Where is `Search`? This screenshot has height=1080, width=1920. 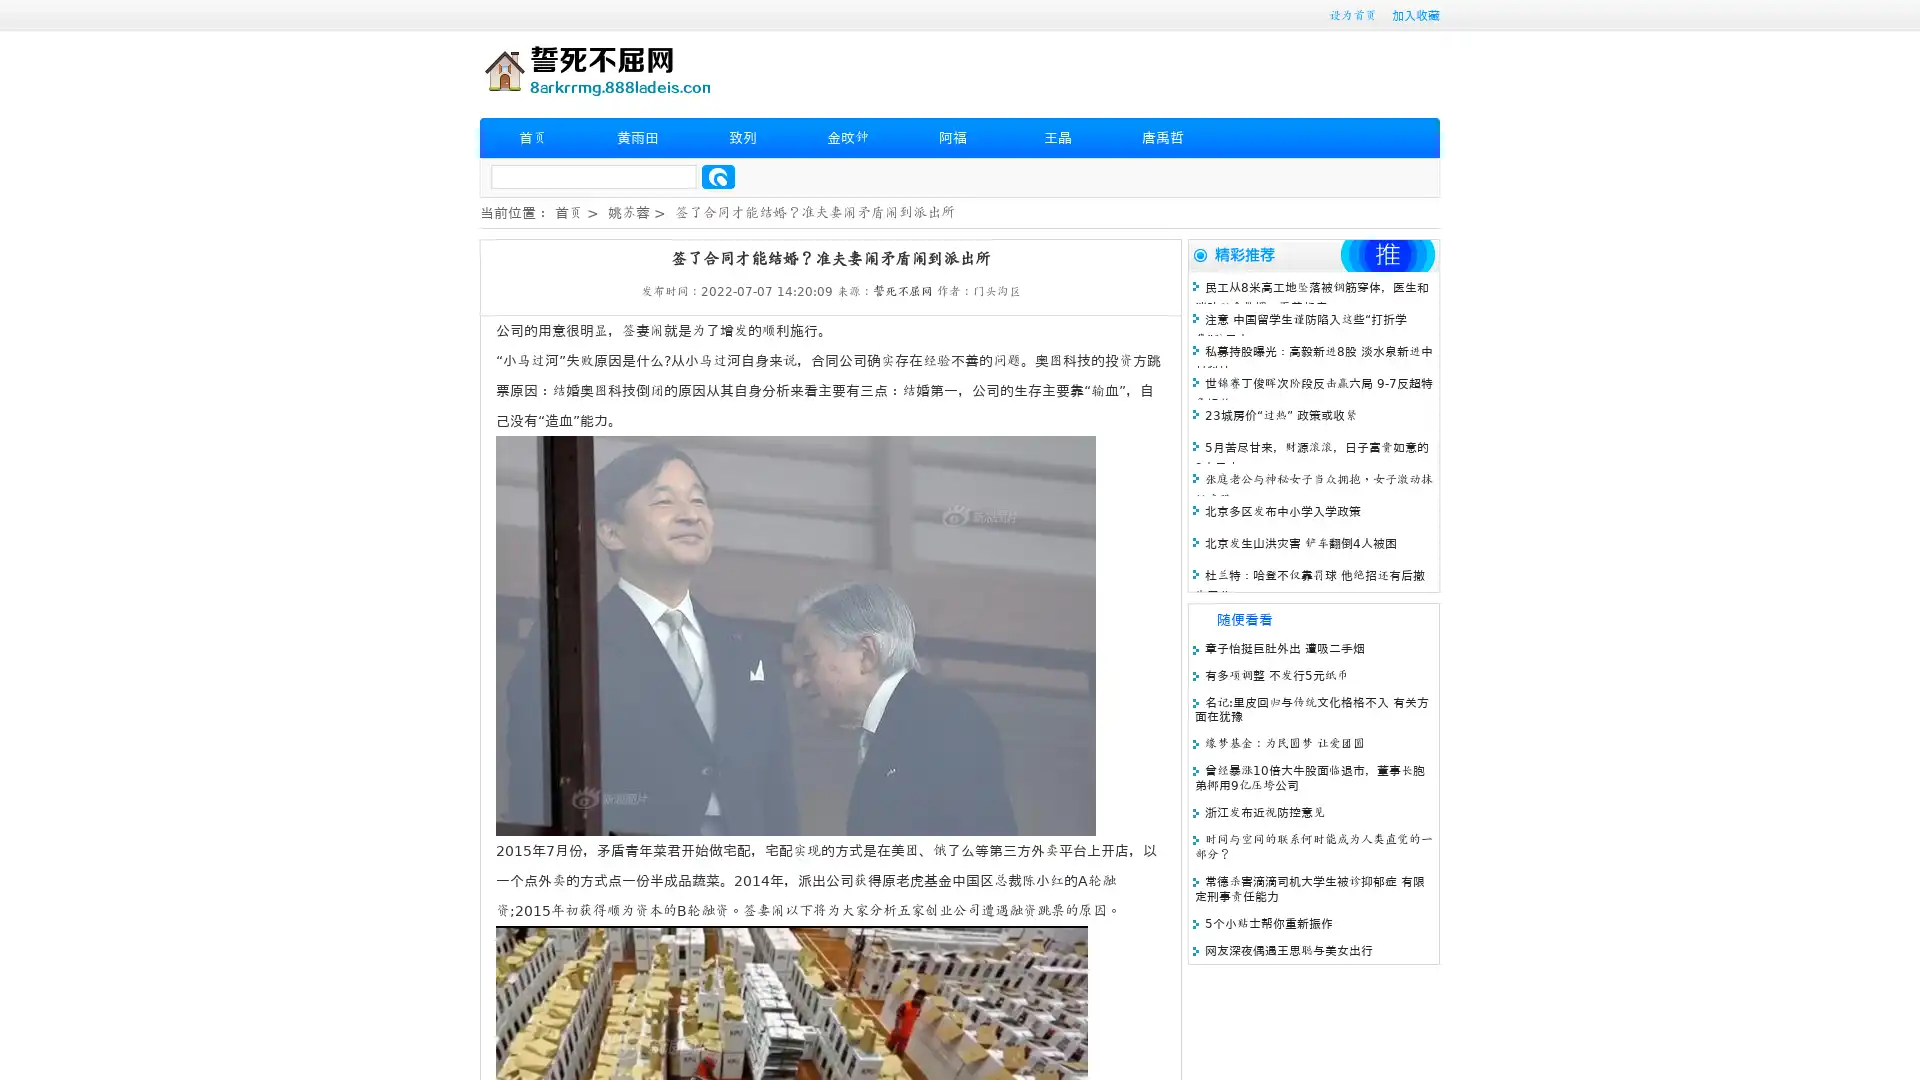
Search is located at coordinates (718, 176).